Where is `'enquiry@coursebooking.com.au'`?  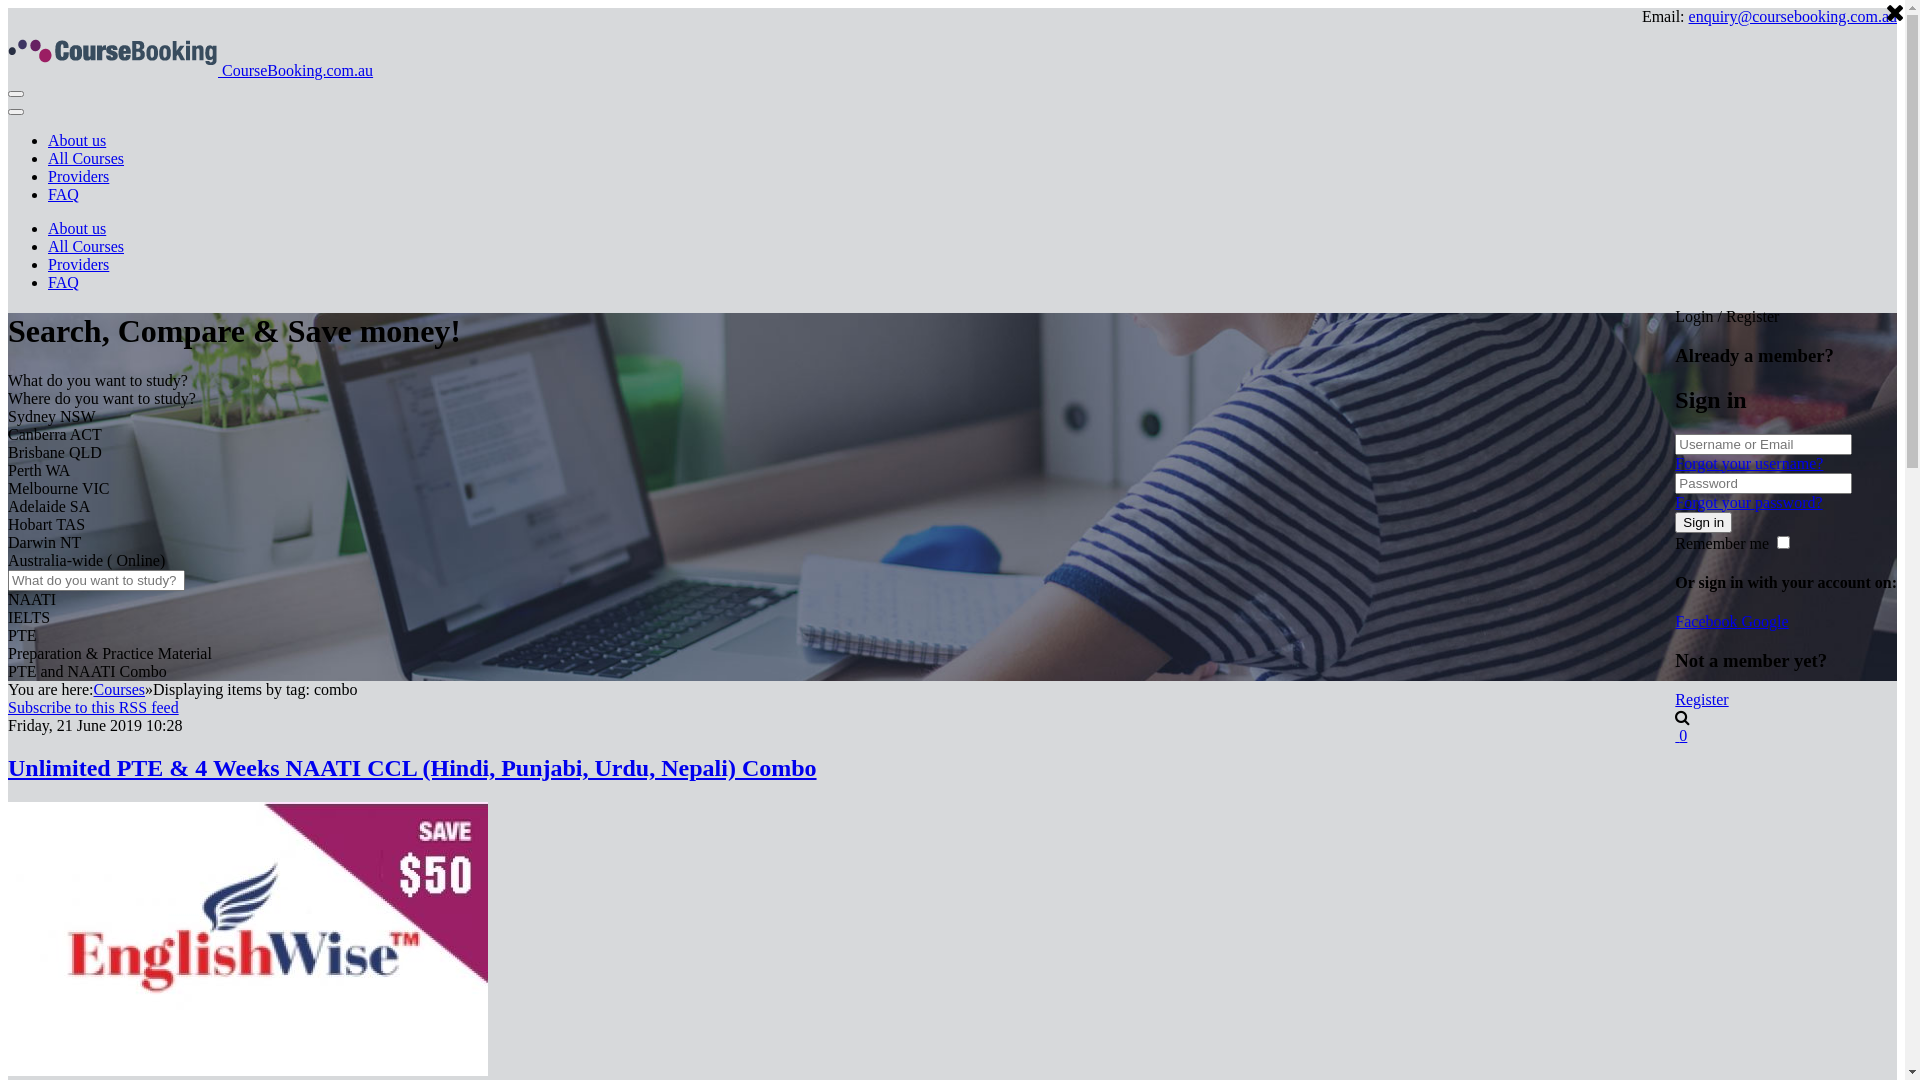
'enquiry@coursebooking.com.au' is located at coordinates (1688, 16).